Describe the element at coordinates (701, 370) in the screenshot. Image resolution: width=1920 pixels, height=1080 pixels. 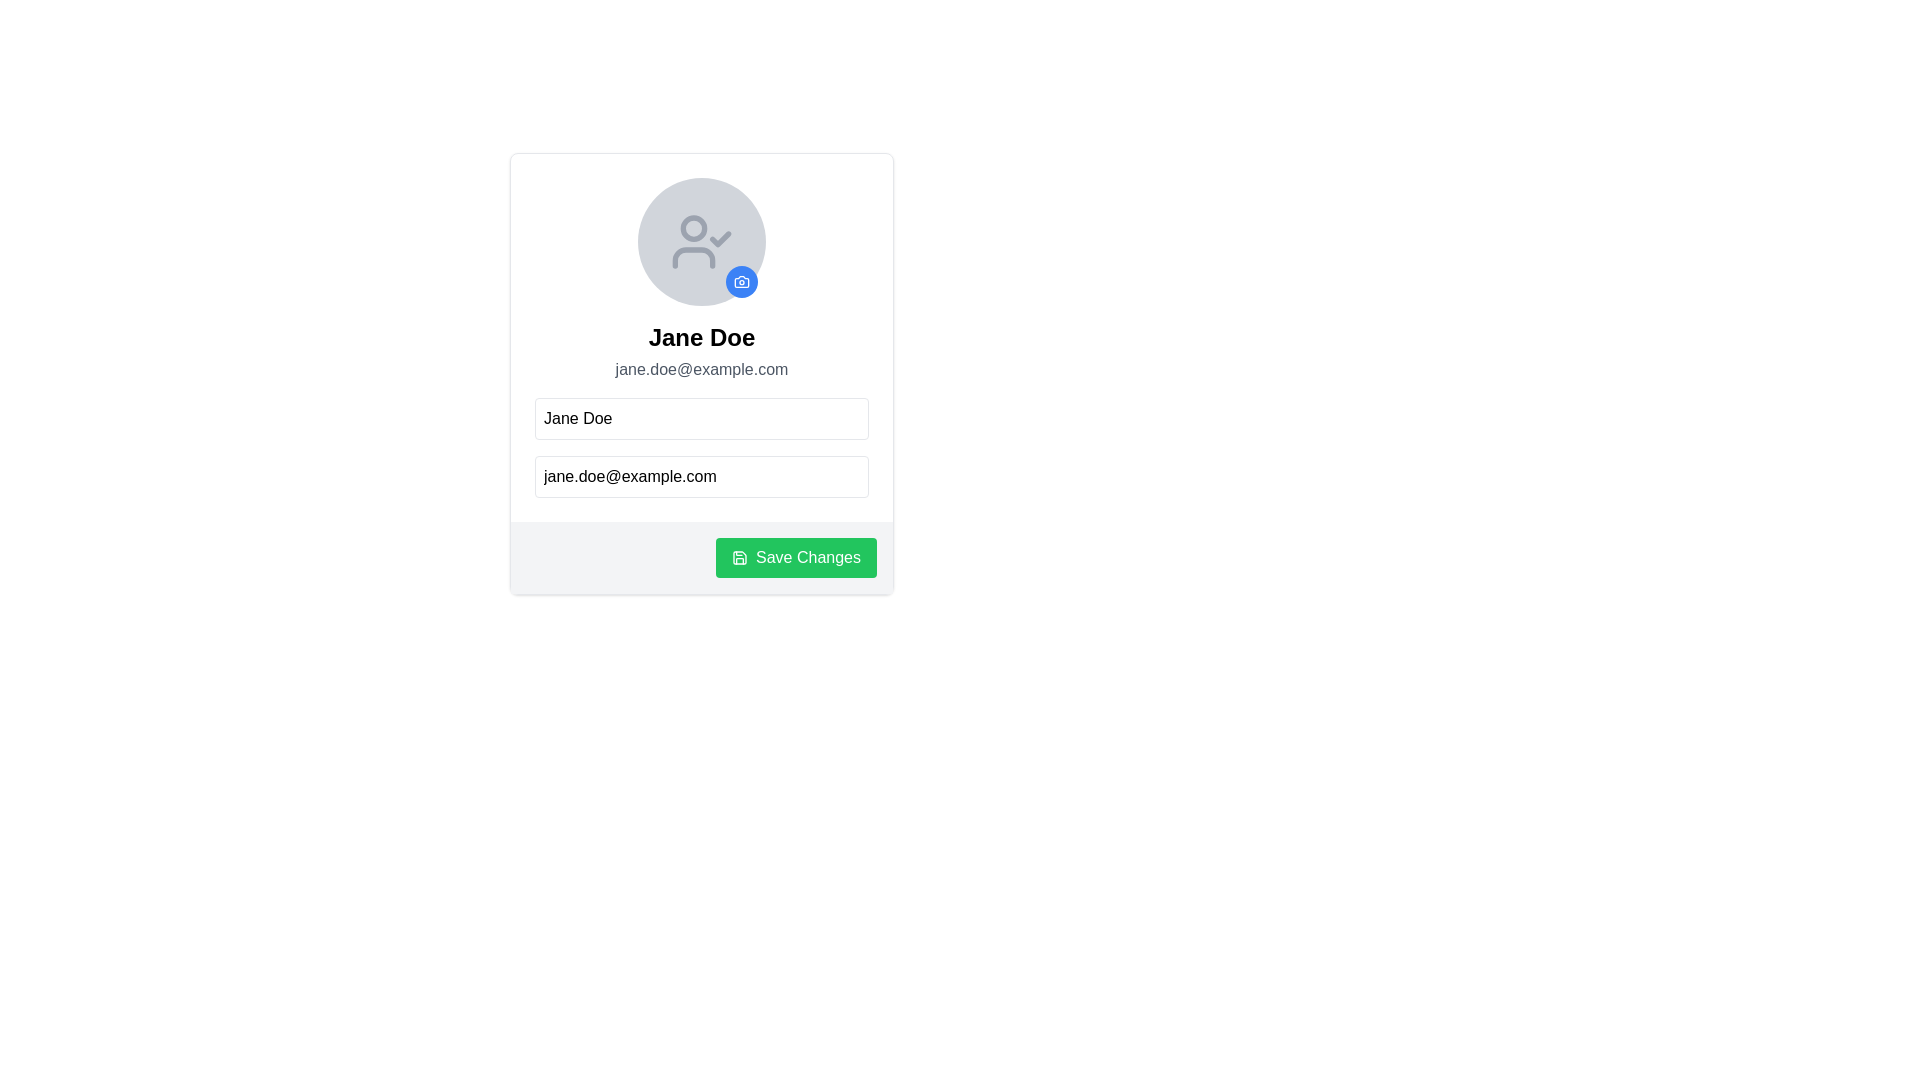
I see `the text label displaying the email 'jane.doe@example.com', which is styled in gray and positioned beneath the header 'Jane Doe' within the user profile card` at that location.